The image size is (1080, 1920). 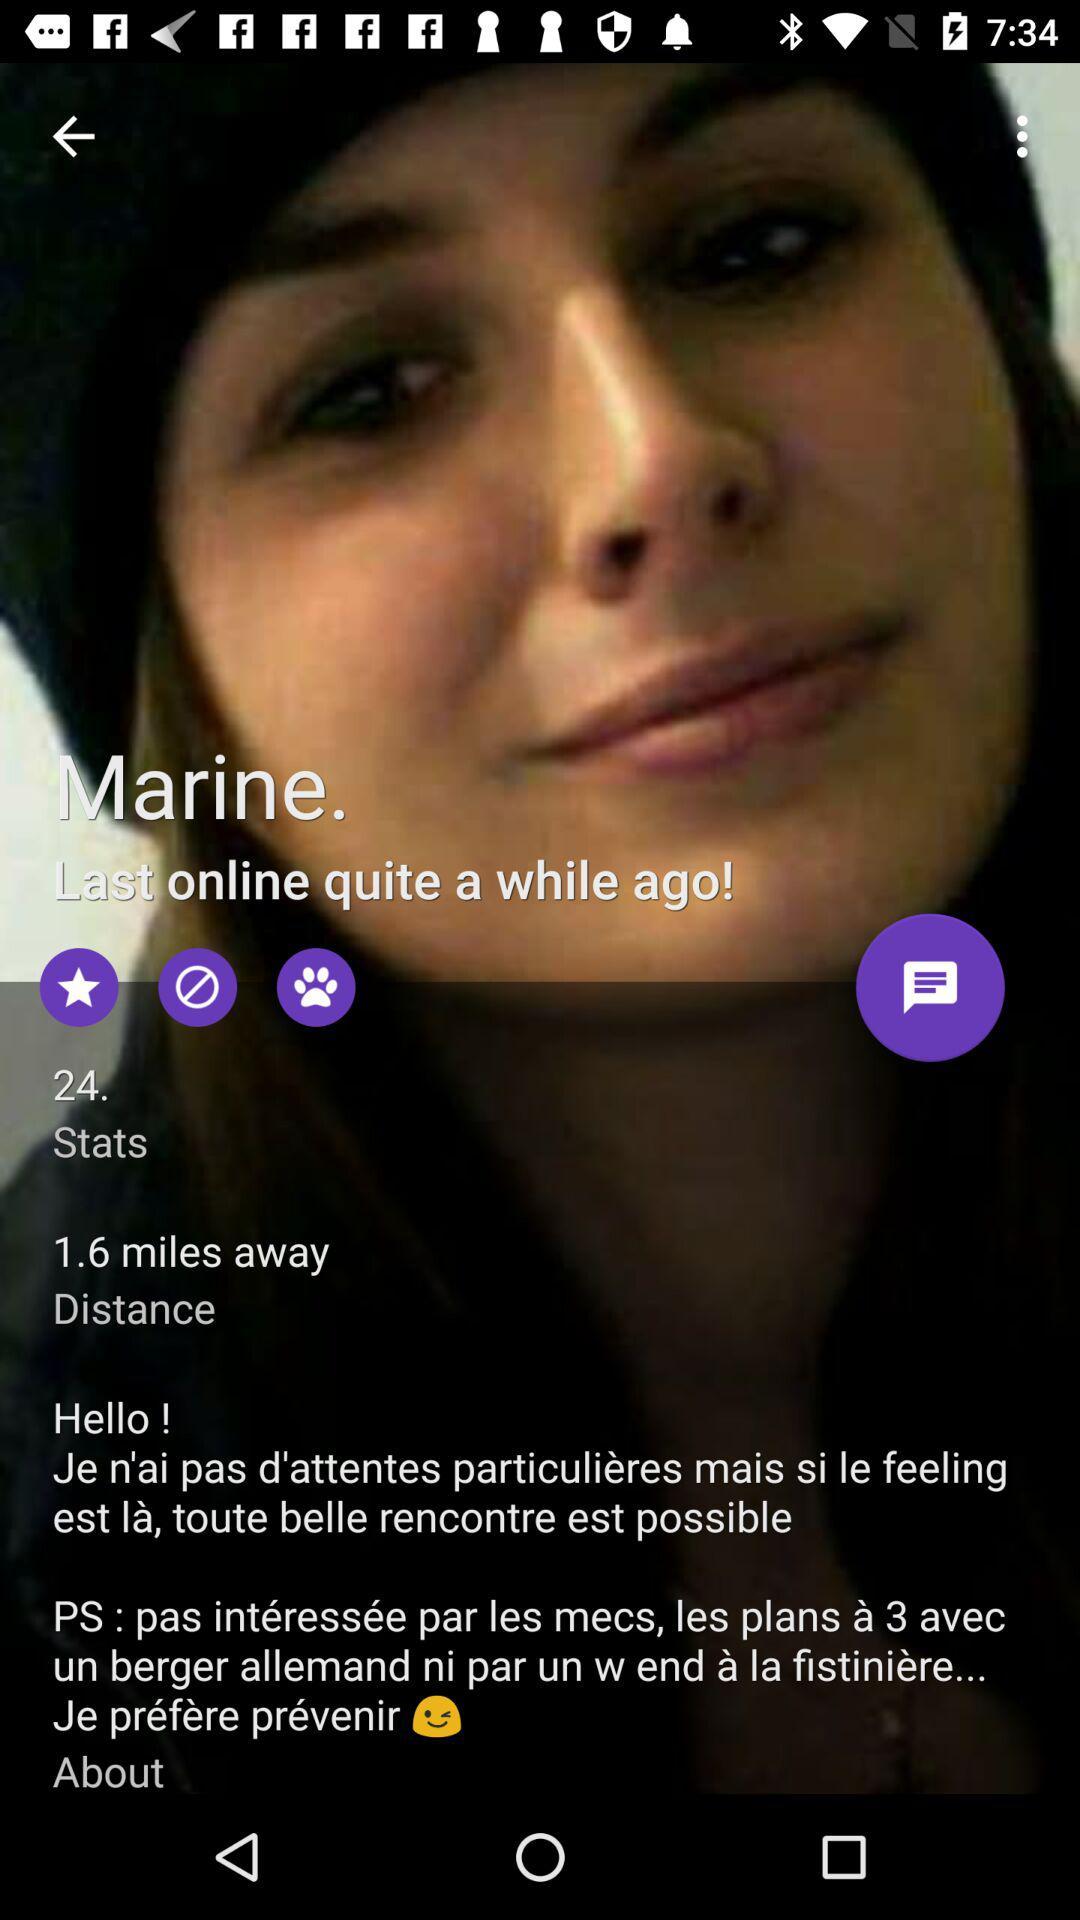 What do you see at coordinates (930, 995) in the screenshot?
I see `message button` at bounding box center [930, 995].